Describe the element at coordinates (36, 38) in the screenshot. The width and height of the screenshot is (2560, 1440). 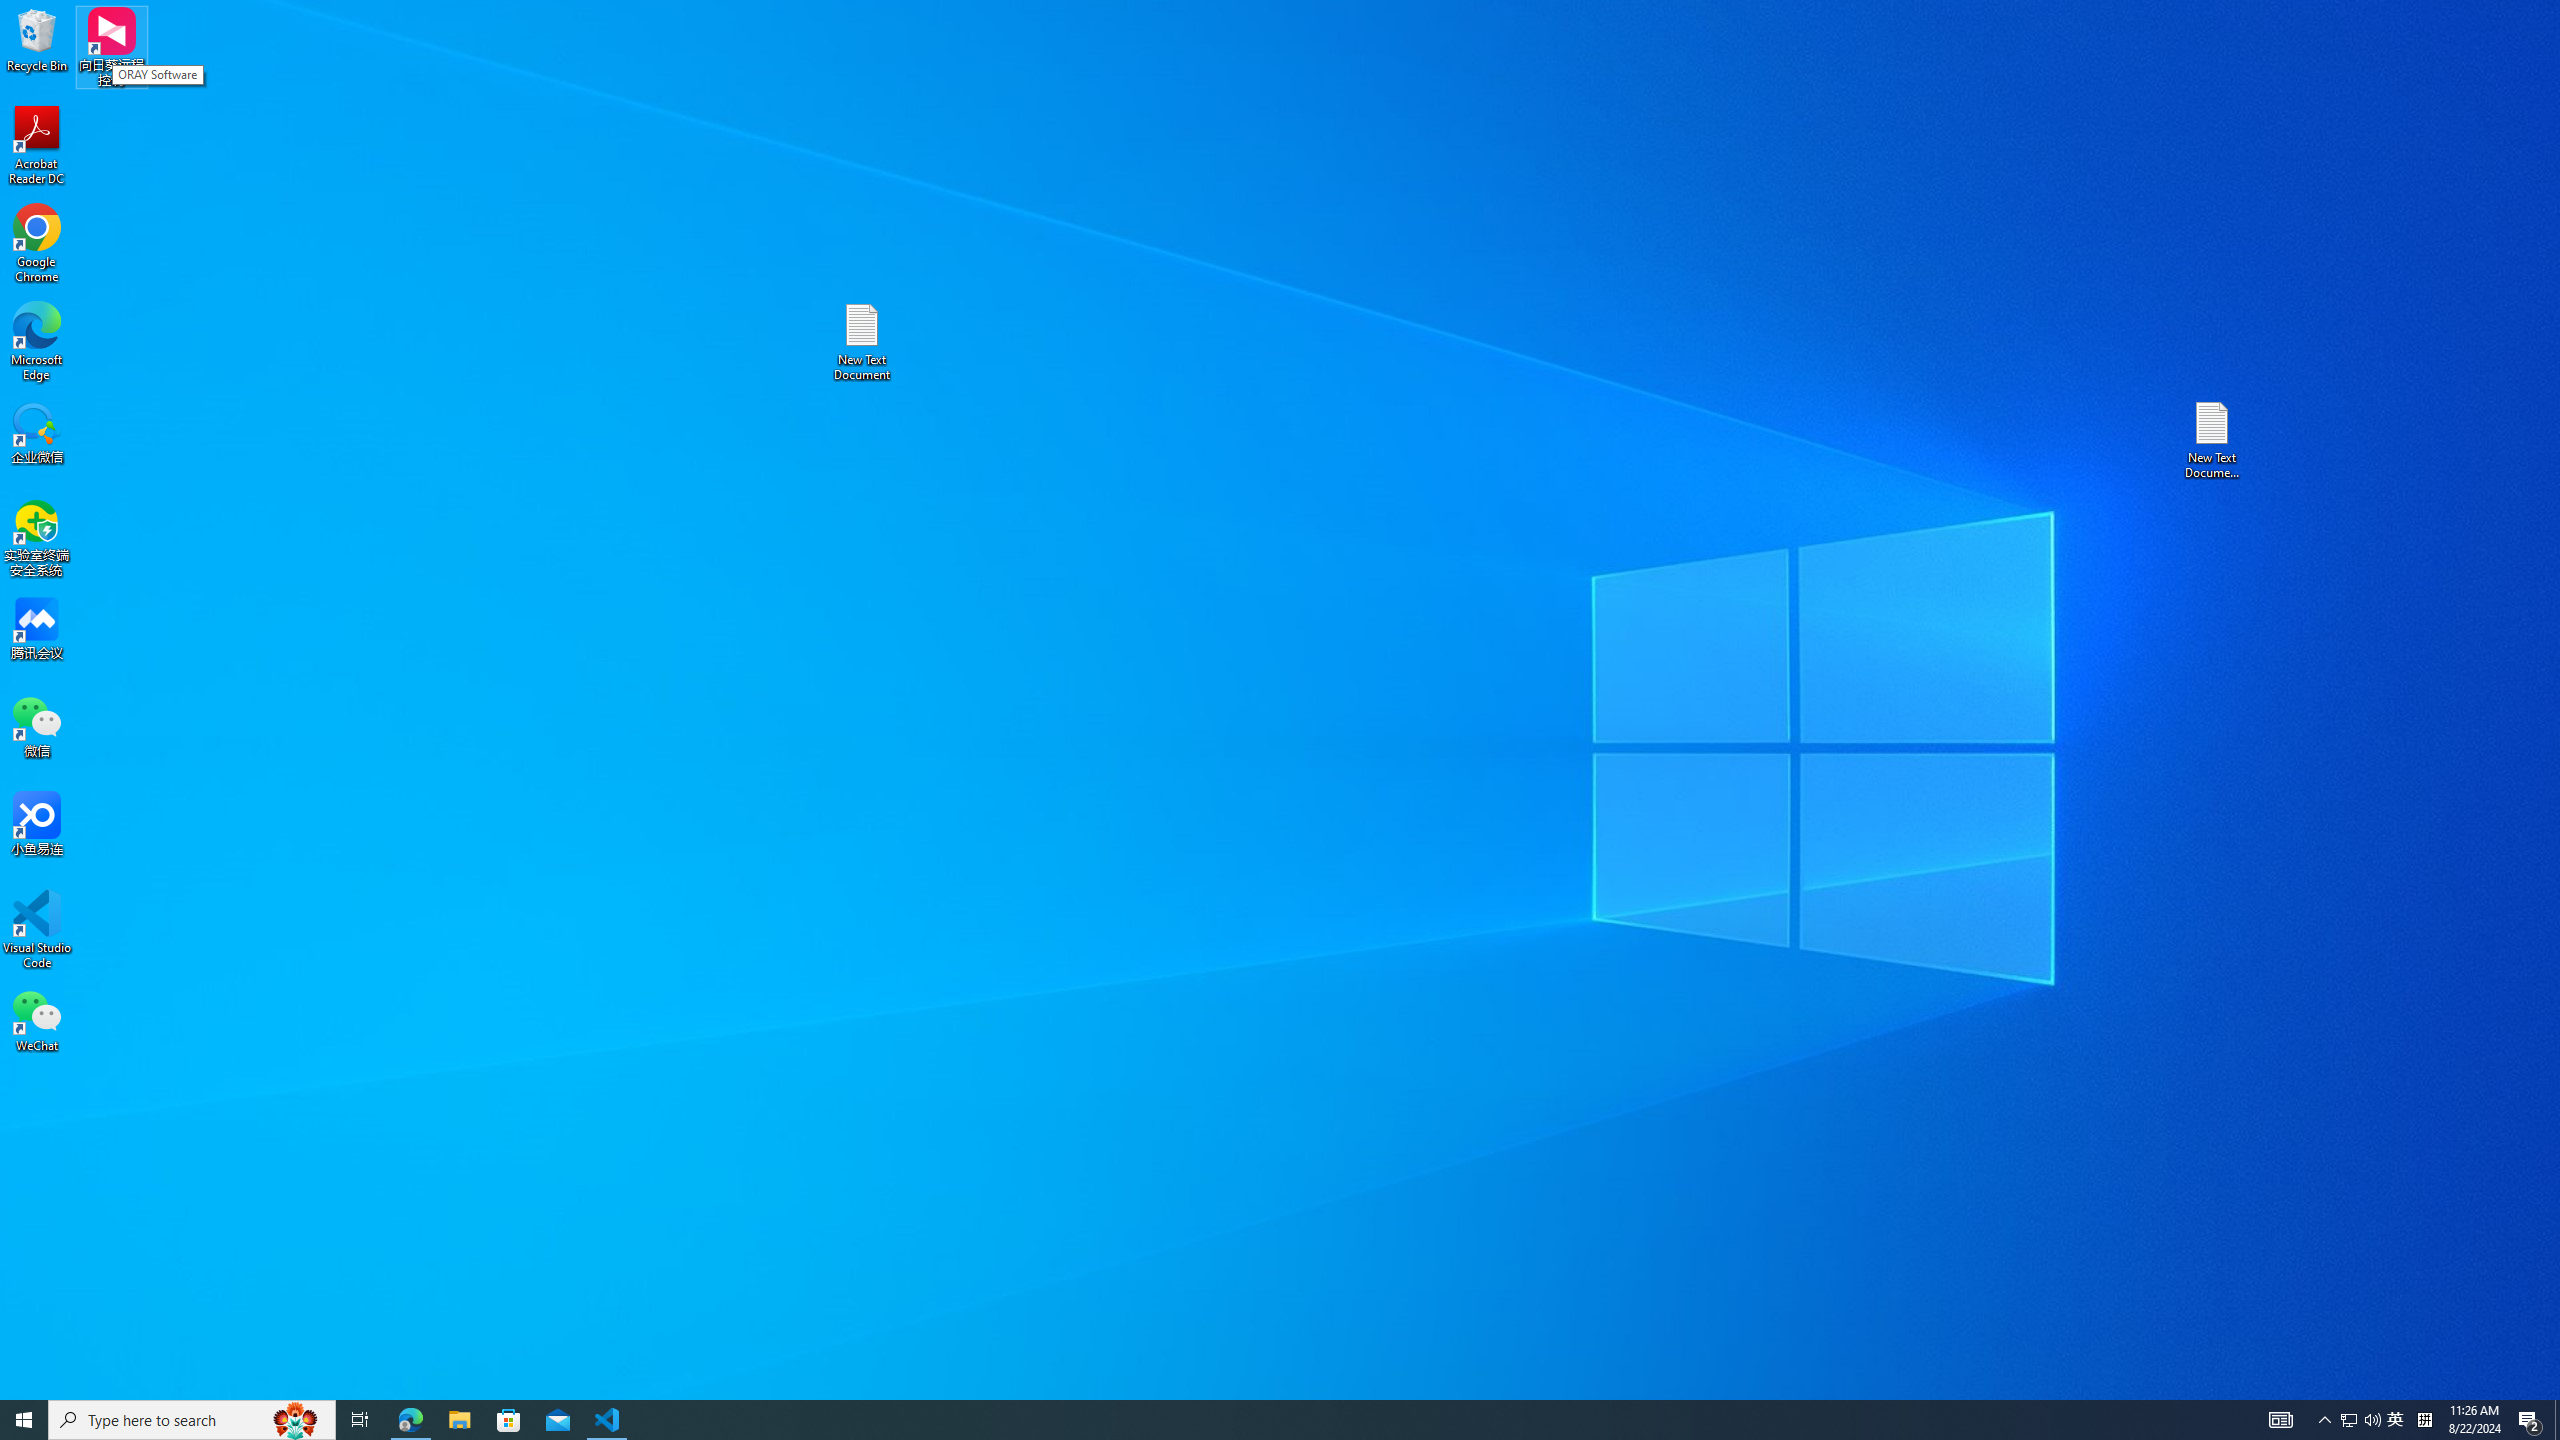
I see `'Recycle Bin'` at that location.